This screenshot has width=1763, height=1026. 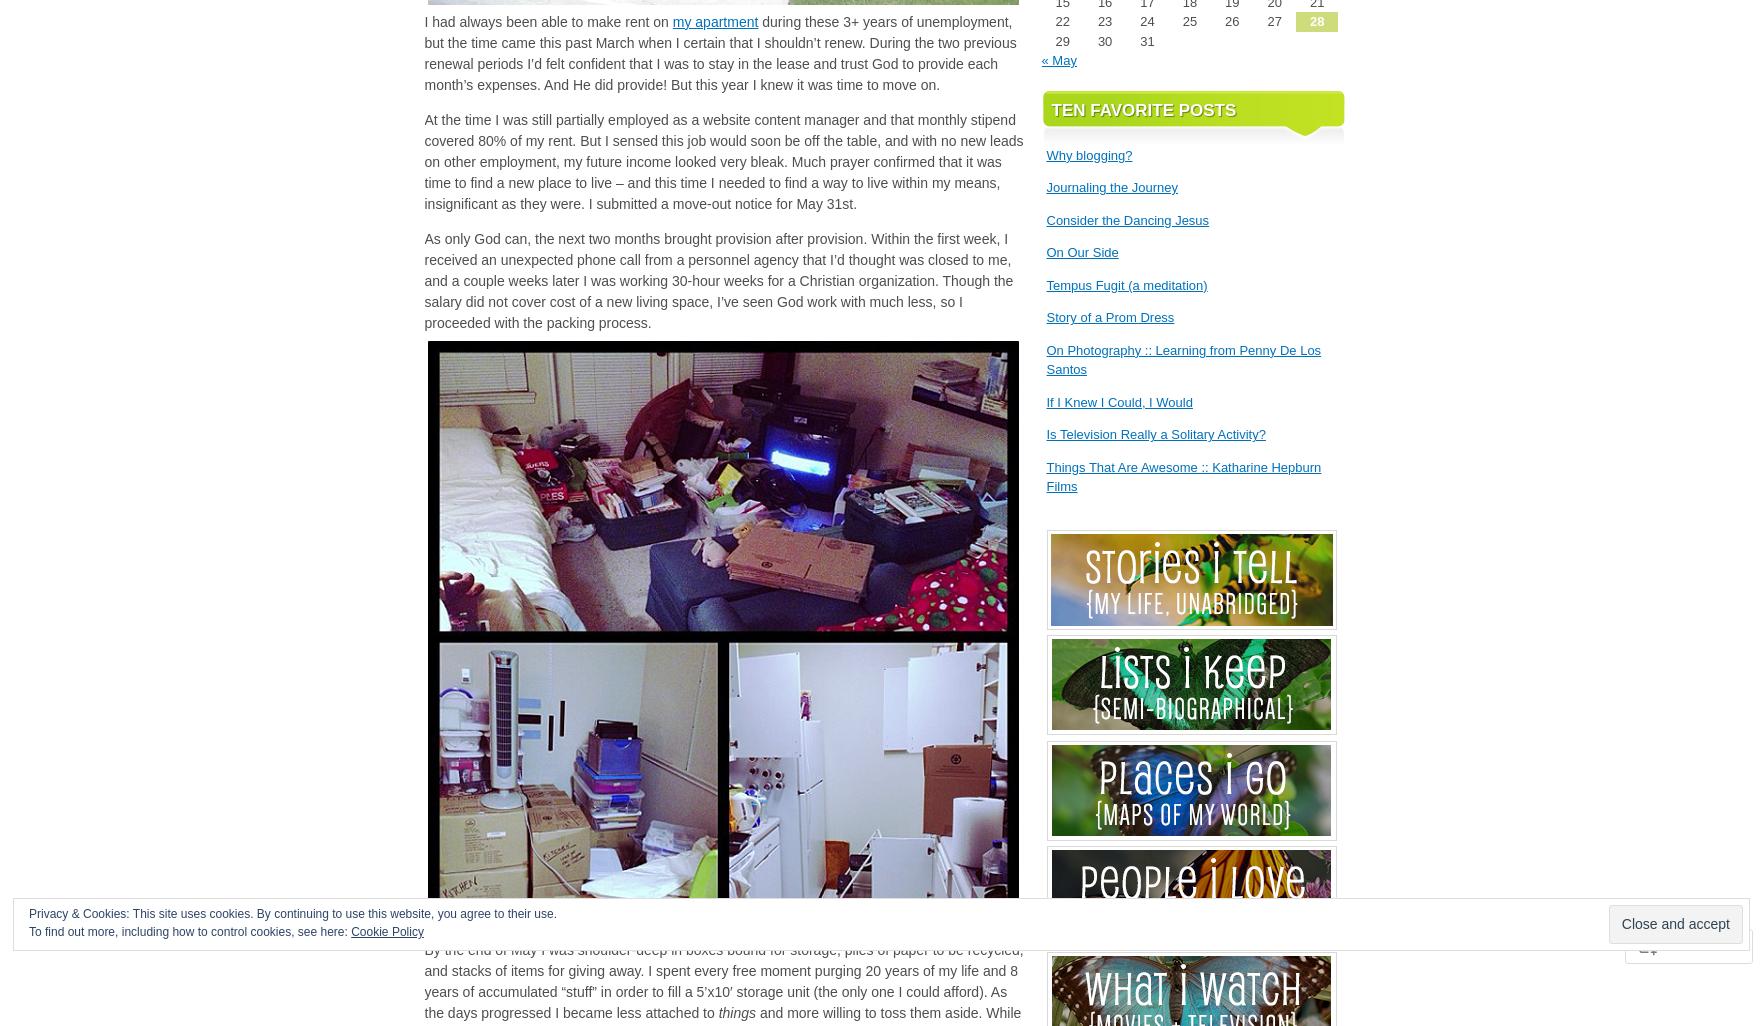 What do you see at coordinates (1662, 946) in the screenshot?
I see `'Follow'` at bounding box center [1662, 946].